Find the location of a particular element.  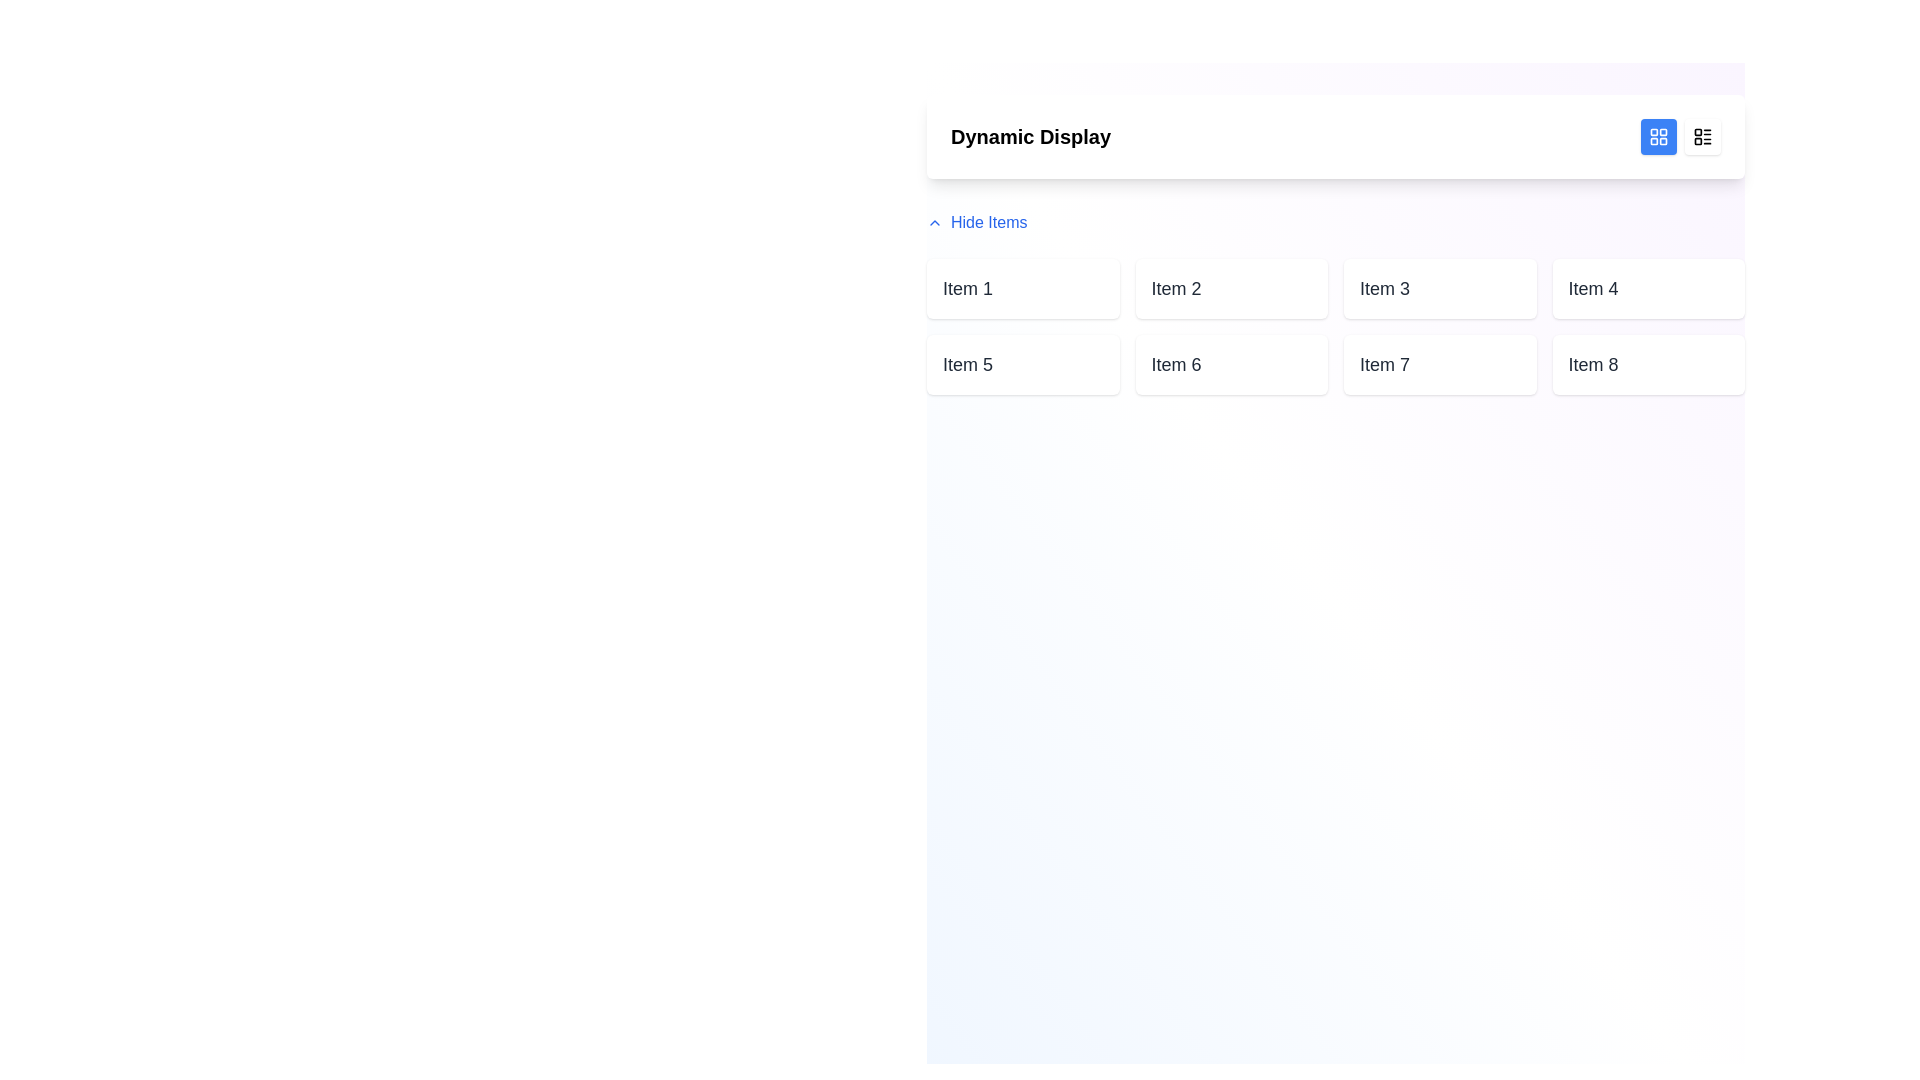

the collapse button next to the 'Hide Items' text is located at coordinates (934, 223).